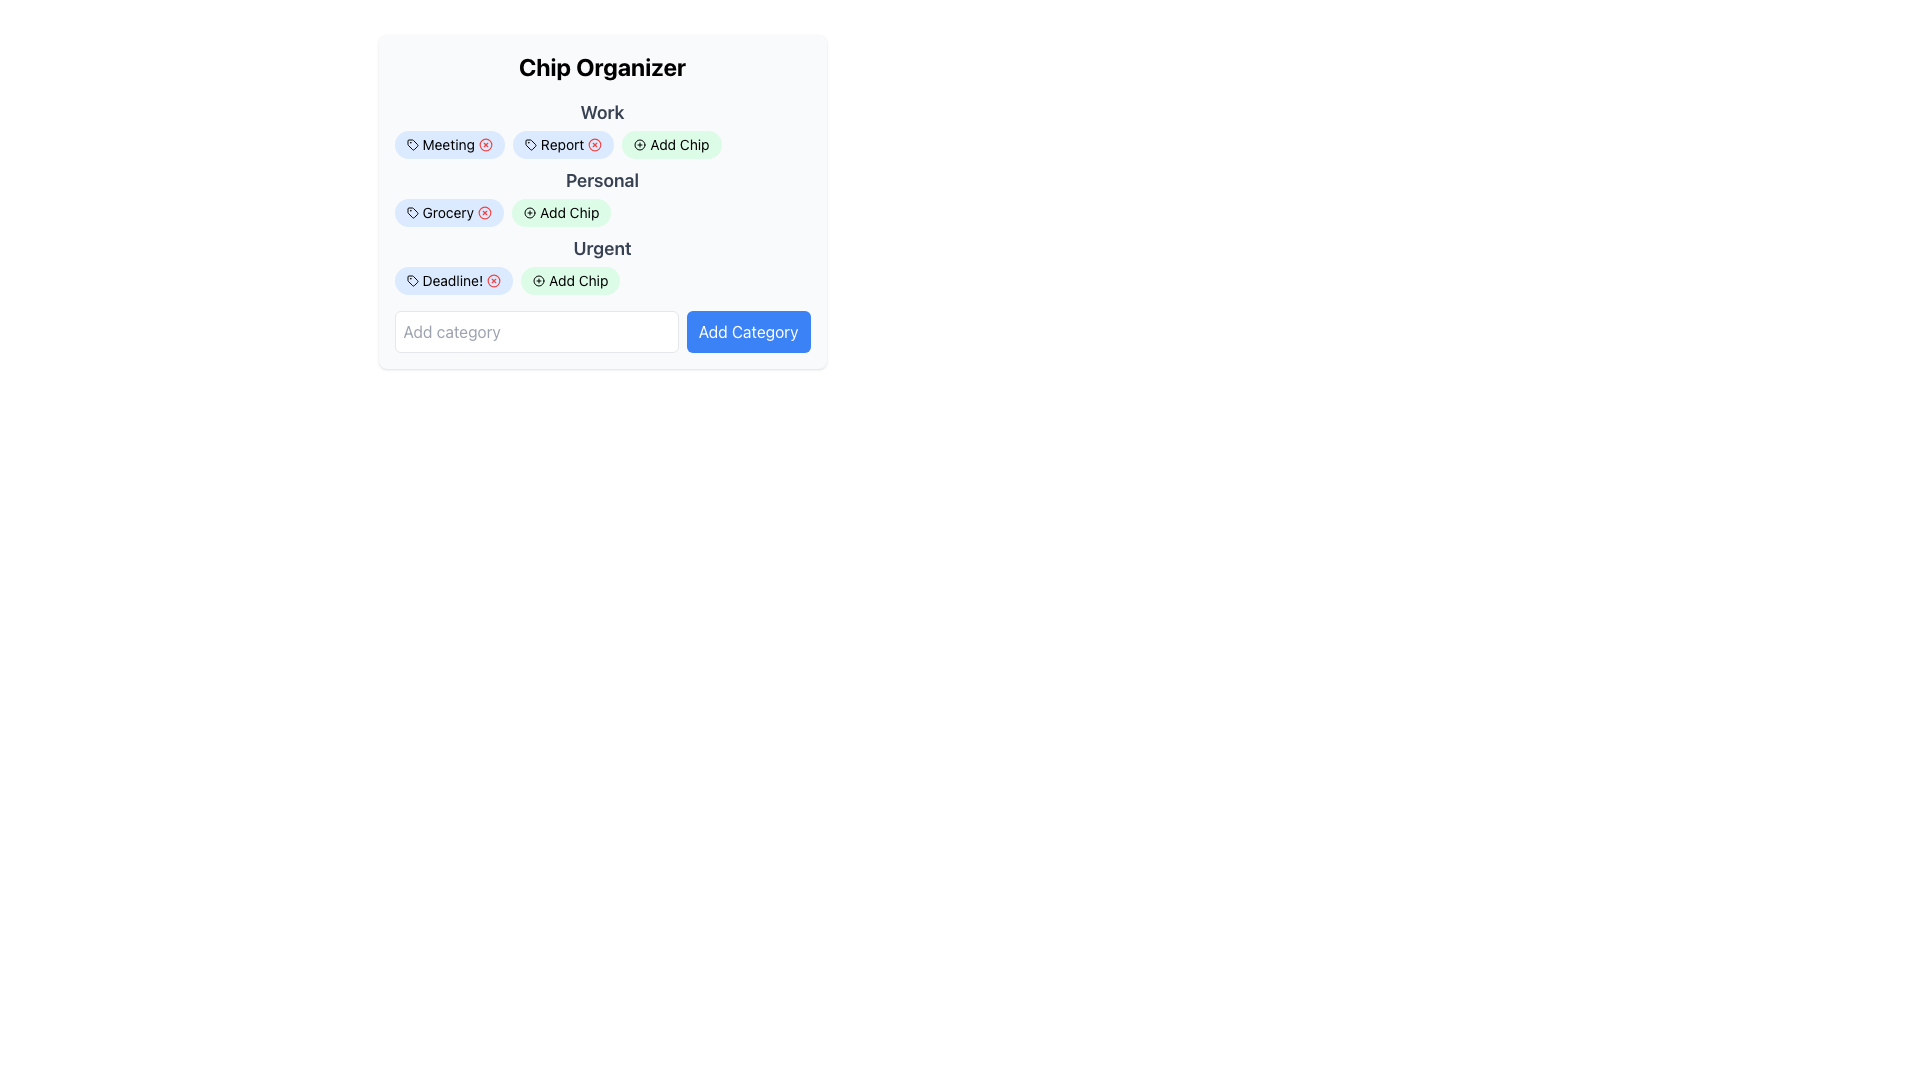  What do you see at coordinates (601, 112) in the screenshot?
I see `the 'Work' text label, which is displayed in bold dark gray font and serves as a header for related items like 'Meeting', 'Report', and 'Add Chip'` at bounding box center [601, 112].